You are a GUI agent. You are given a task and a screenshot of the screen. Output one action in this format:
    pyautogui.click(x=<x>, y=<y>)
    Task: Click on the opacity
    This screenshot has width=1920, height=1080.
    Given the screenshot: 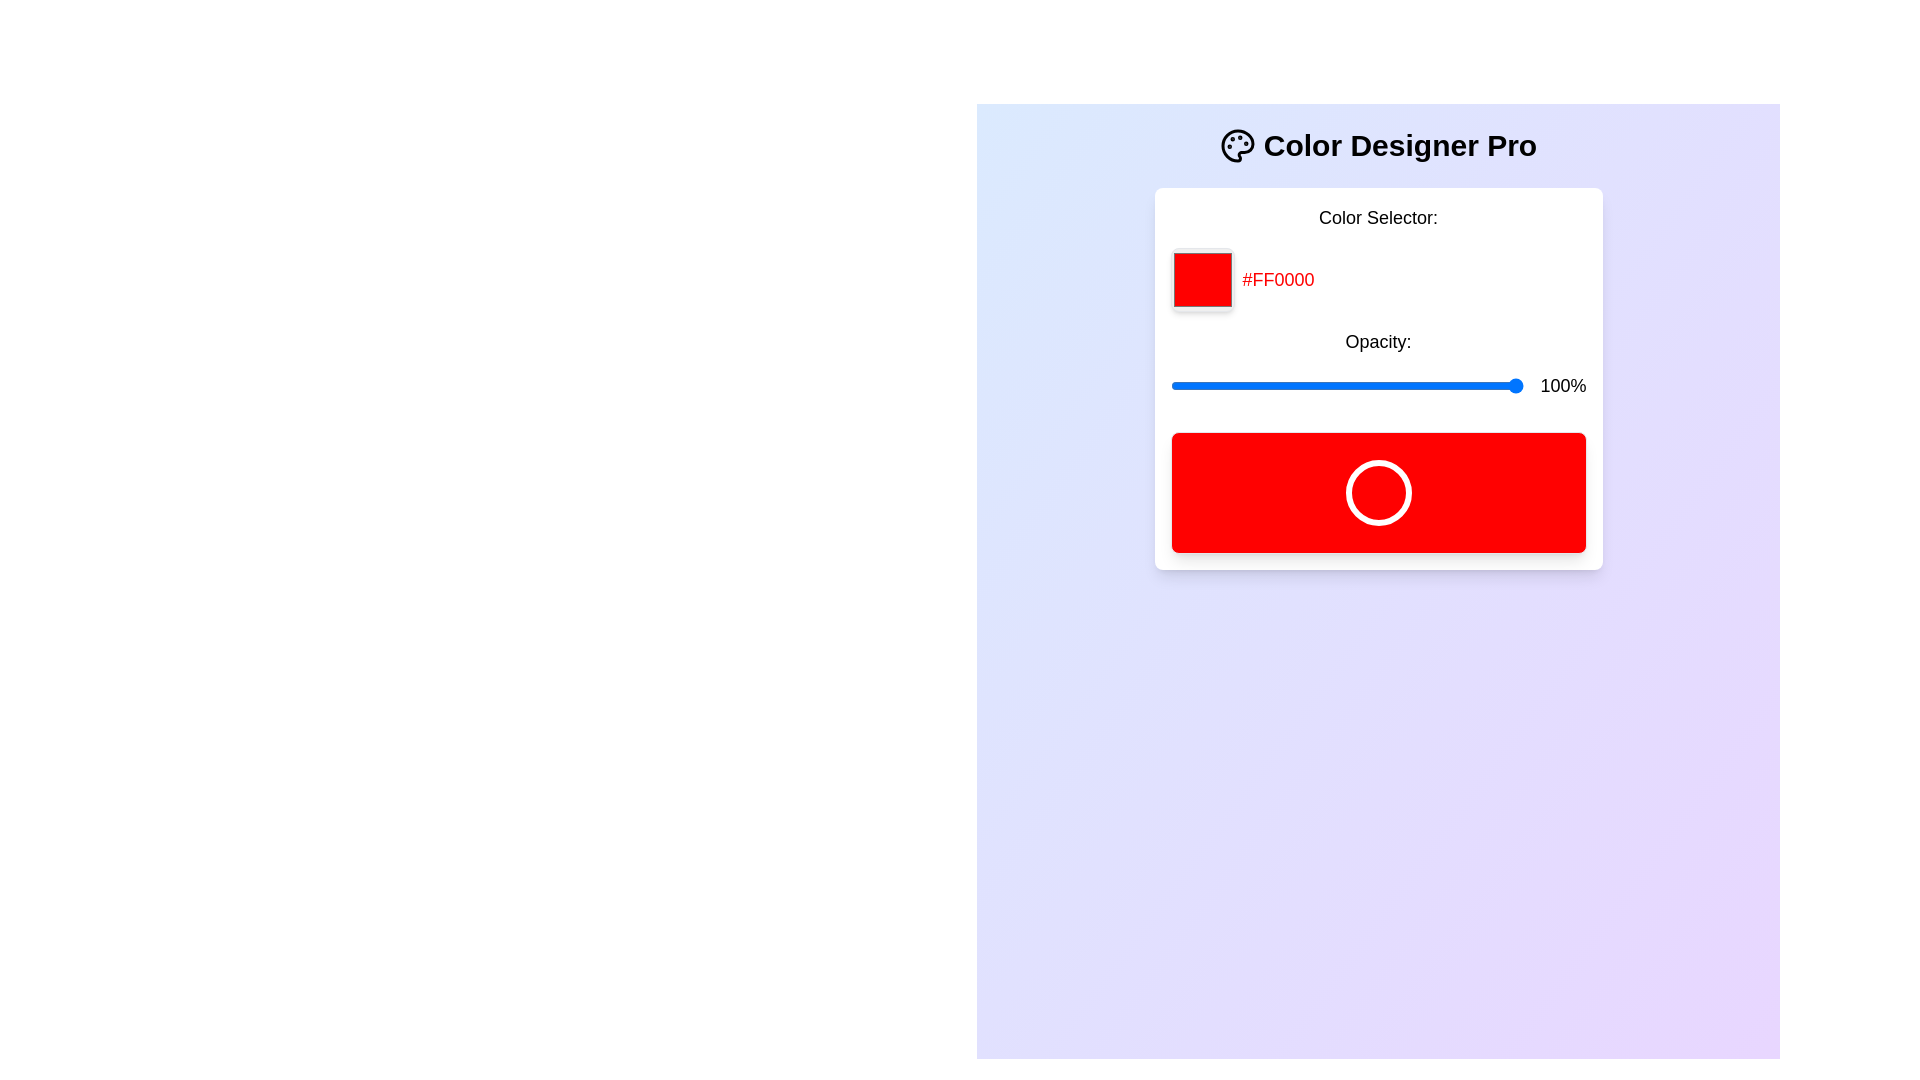 What is the action you would take?
    pyautogui.click(x=1427, y=385)
    